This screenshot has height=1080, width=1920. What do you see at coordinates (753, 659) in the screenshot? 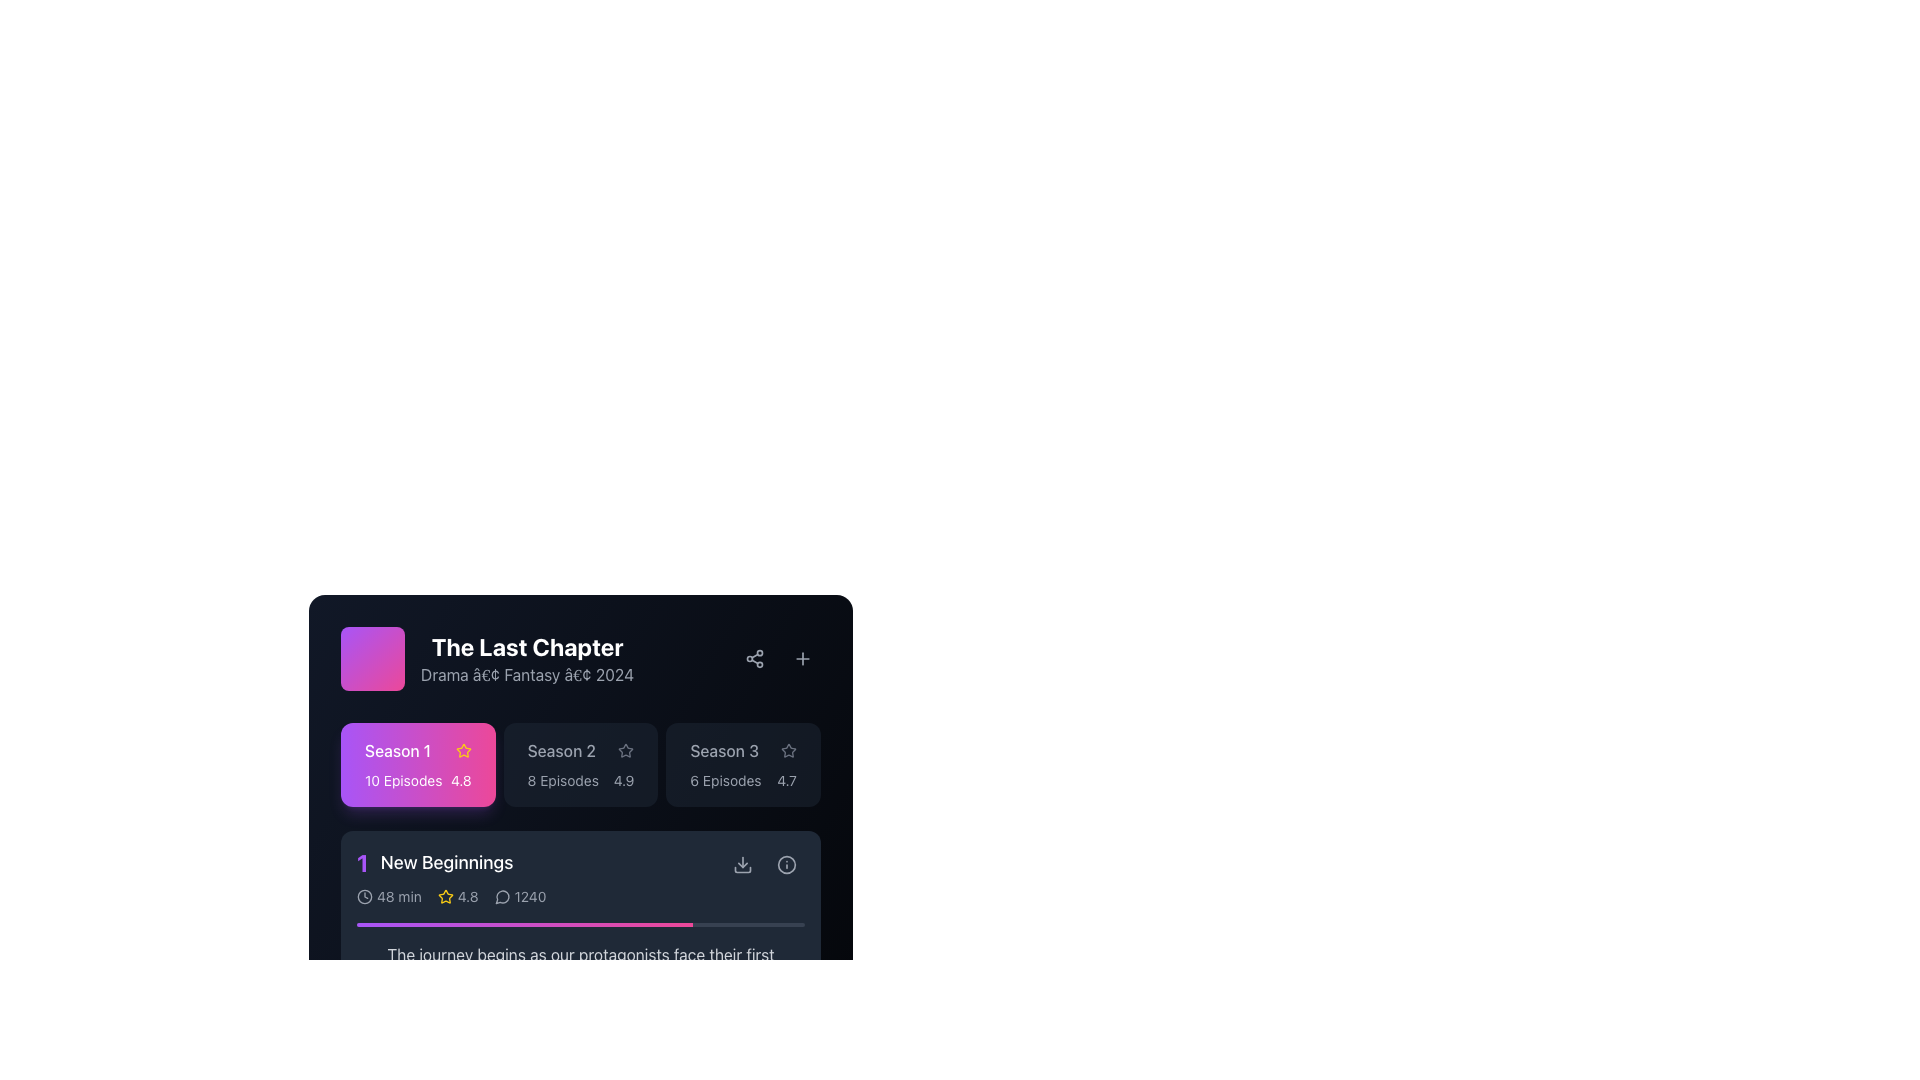
I see `the share/network SVG icon located at the top-right side of the interface, adjacent to the header text 'The Last Chapter'` at bounding box center [753, 659].